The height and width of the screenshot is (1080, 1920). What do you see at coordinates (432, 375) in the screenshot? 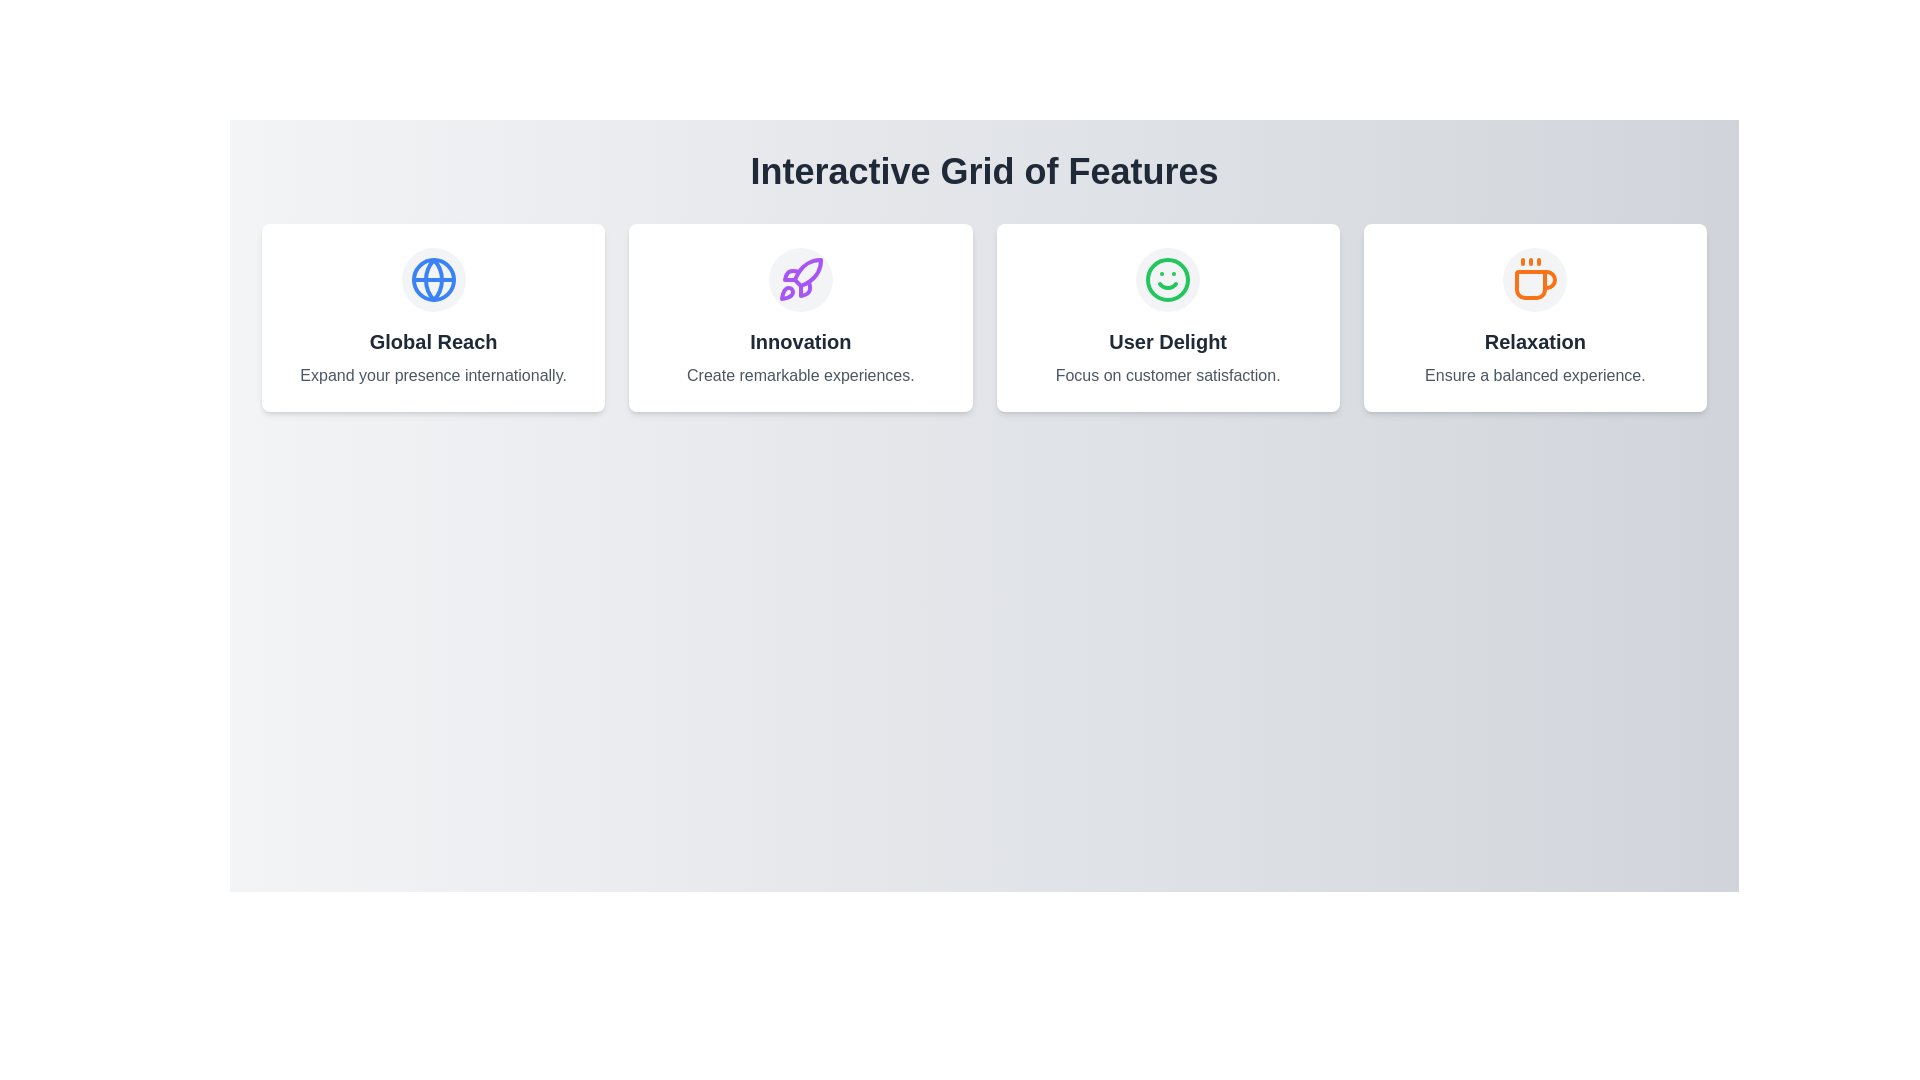
I see `the text label displaying 'Expand your presence internationally.' which is styled in gray font and positioned below the title 'Global Reach.'` at bounding box center [432, 375].